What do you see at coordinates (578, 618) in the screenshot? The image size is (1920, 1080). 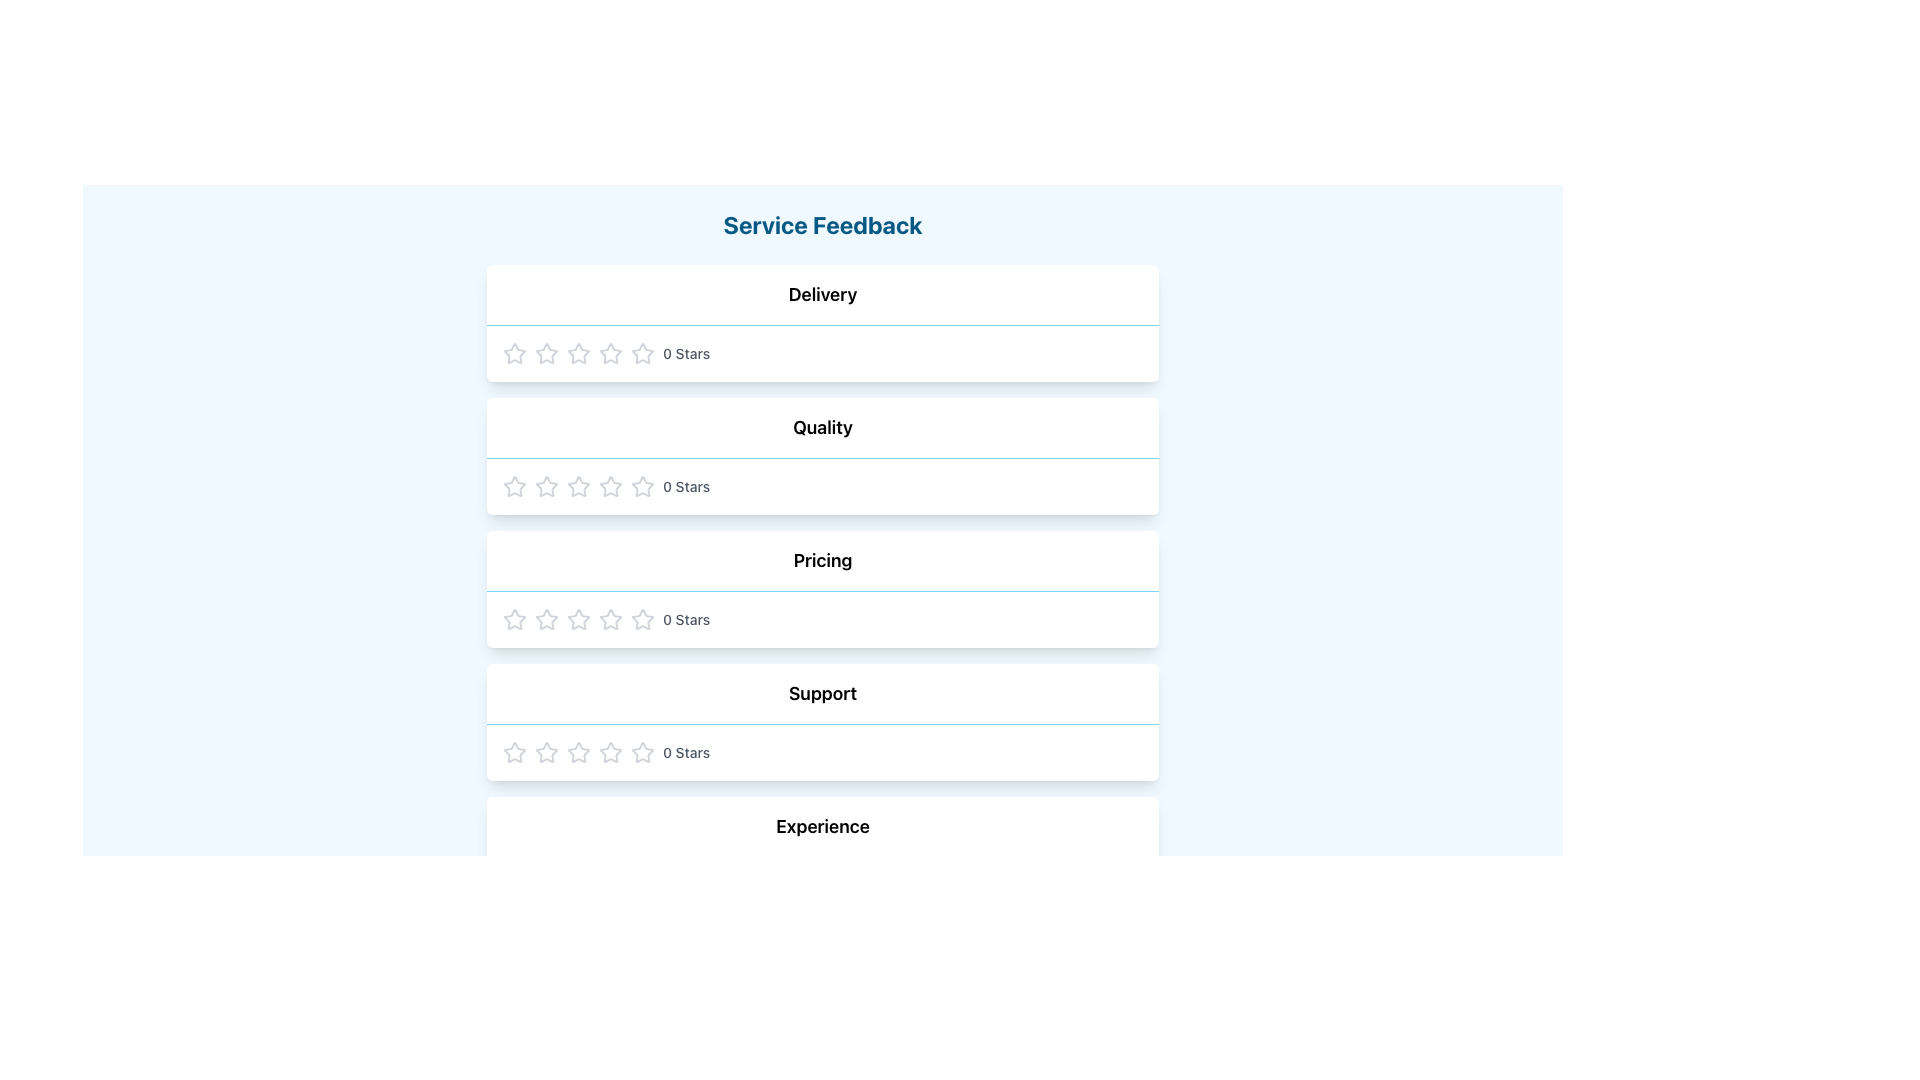 I see `the first star rating icon located under the 'Pricing' header` at bounding box center [578, 618].